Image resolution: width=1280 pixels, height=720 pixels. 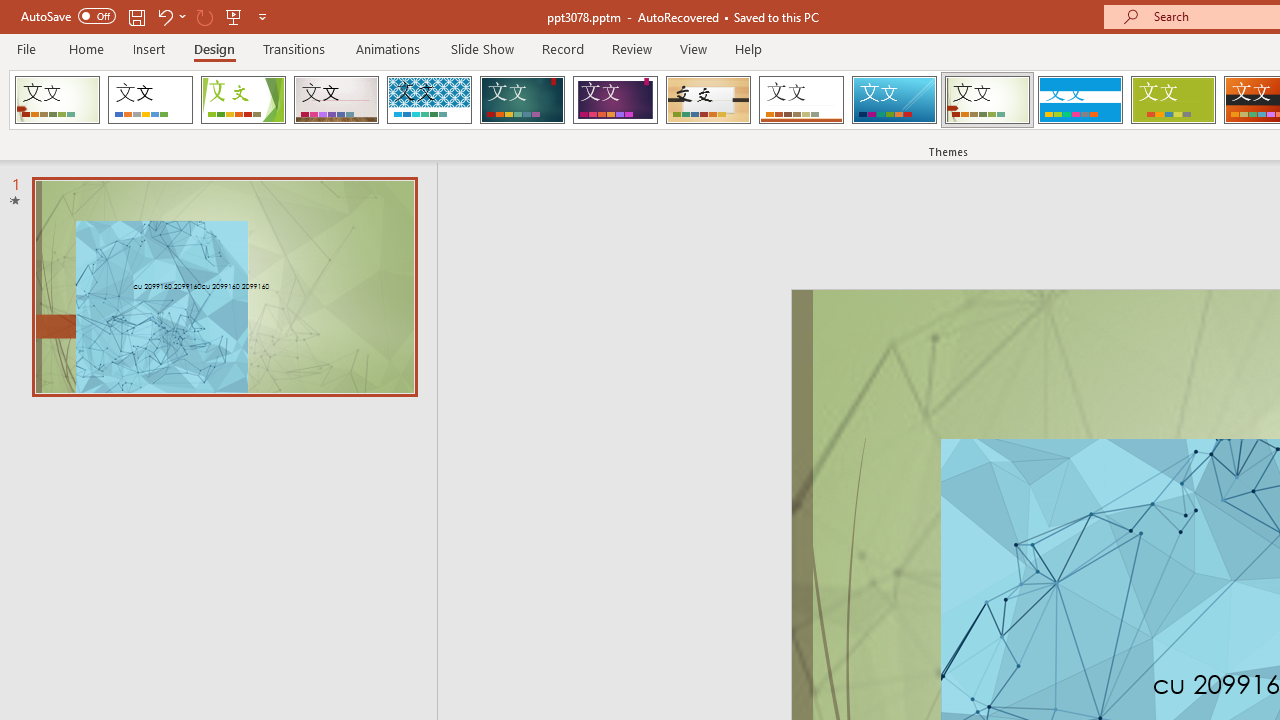 What do you see at coordinates (708, 100) in the screenshot?
I see `'Organic'` at bounding box center [708, 100].